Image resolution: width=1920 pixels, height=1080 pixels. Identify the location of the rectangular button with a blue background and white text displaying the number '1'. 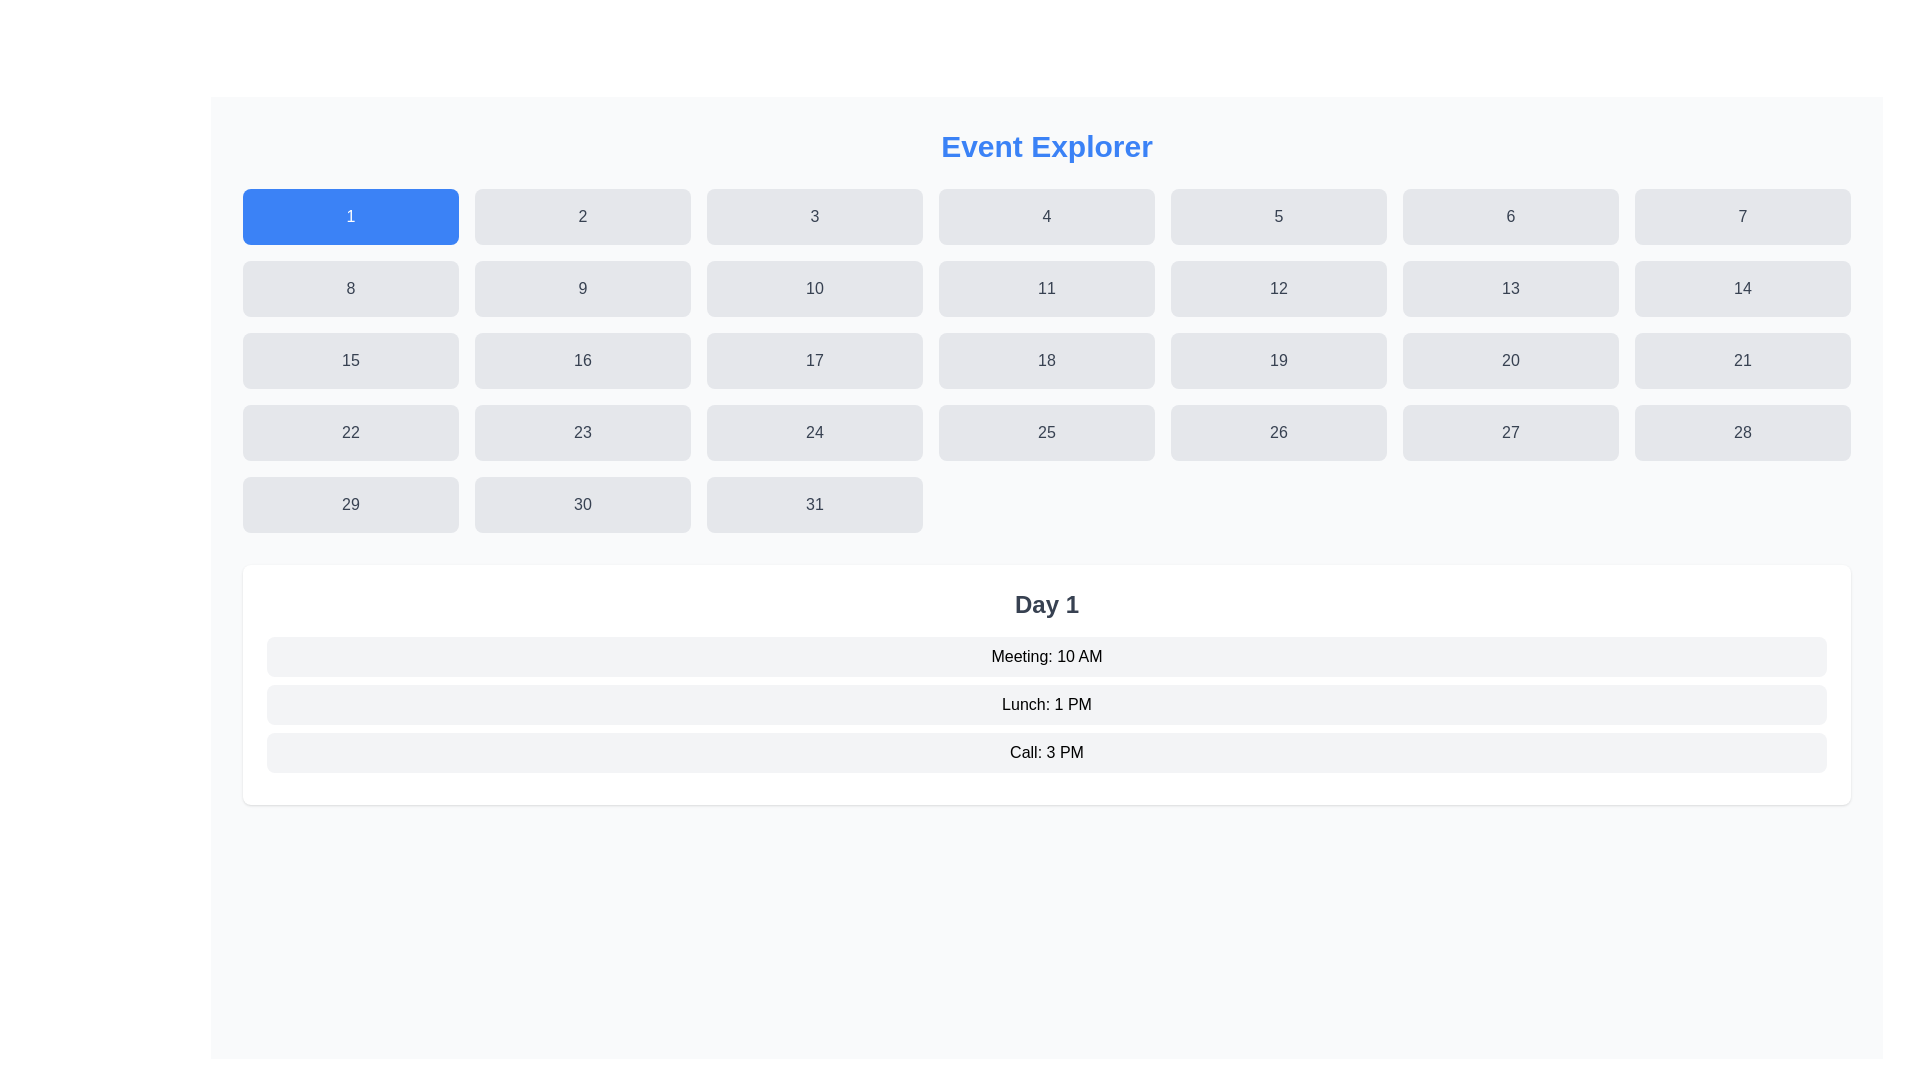
(350, 216).